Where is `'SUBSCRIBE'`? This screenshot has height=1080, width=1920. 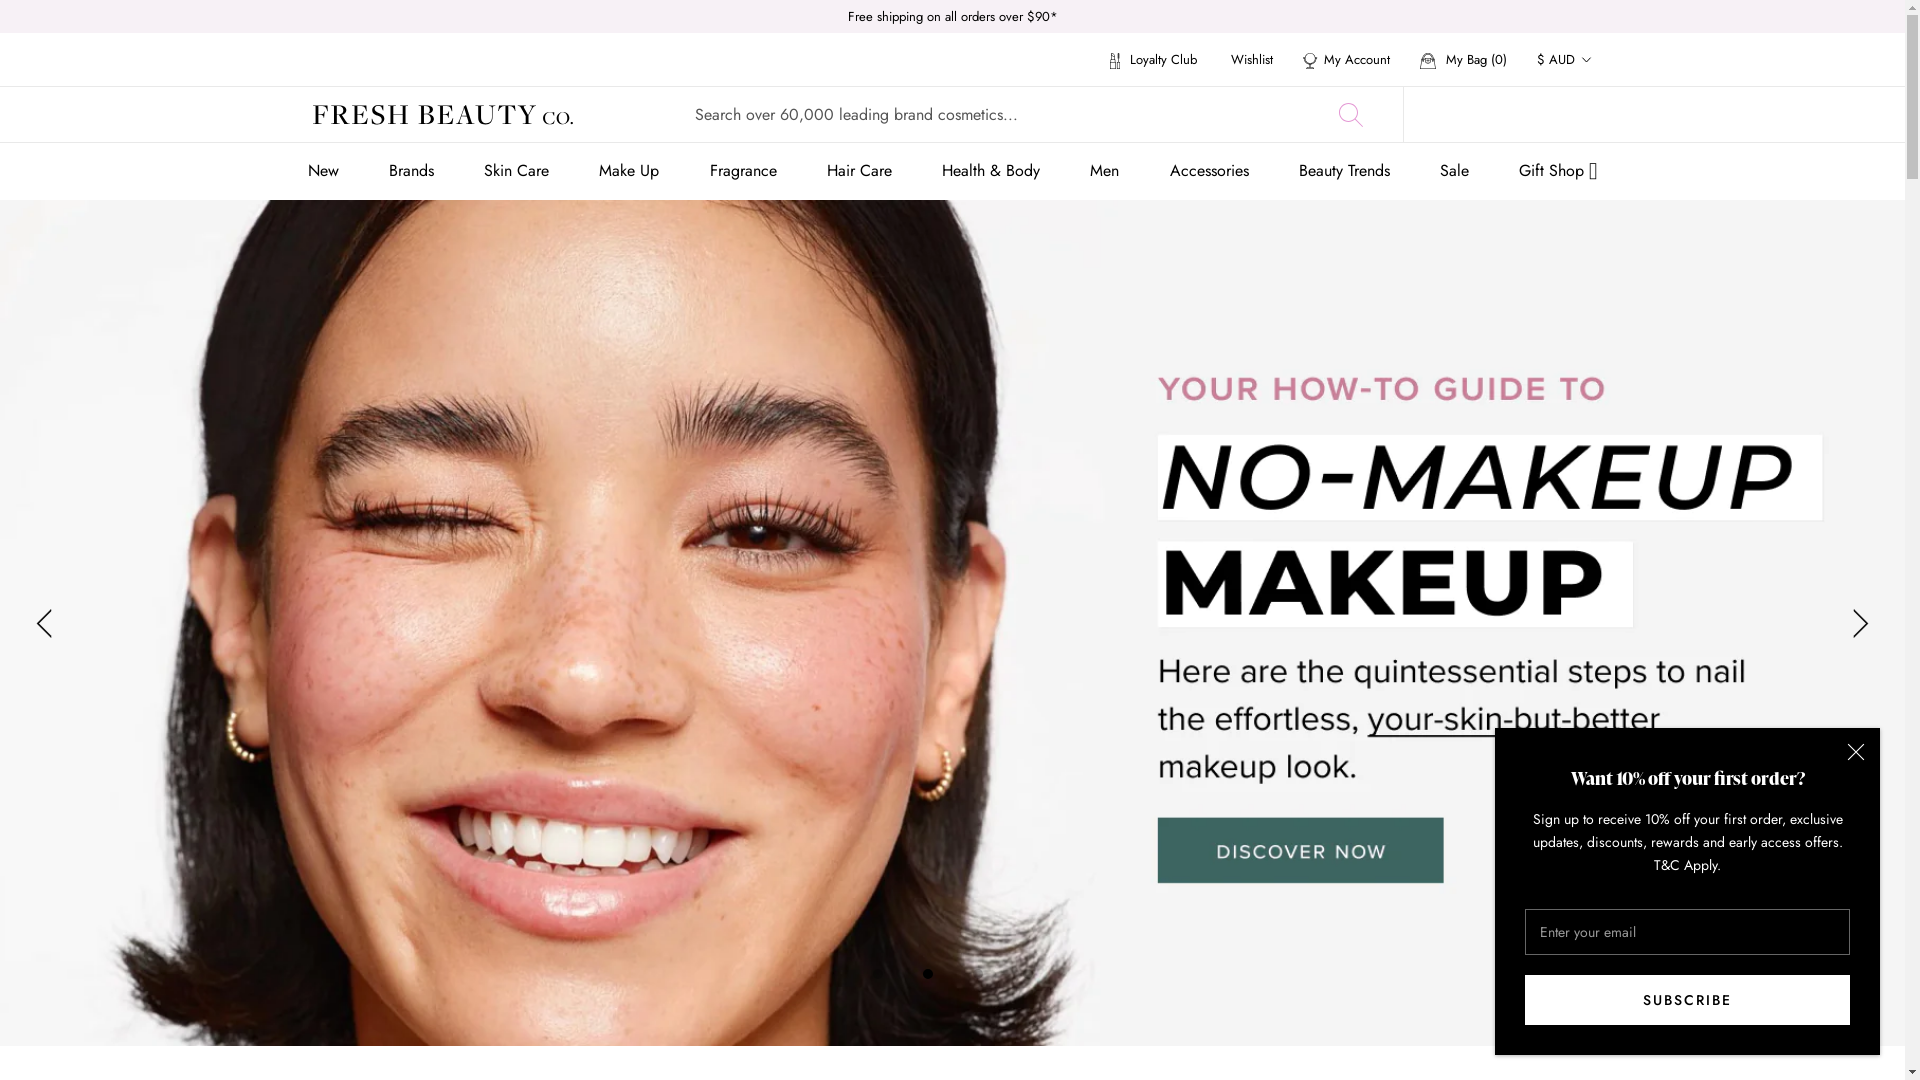 'SUBSCRIBE' is located at coordinates (1686, 999).